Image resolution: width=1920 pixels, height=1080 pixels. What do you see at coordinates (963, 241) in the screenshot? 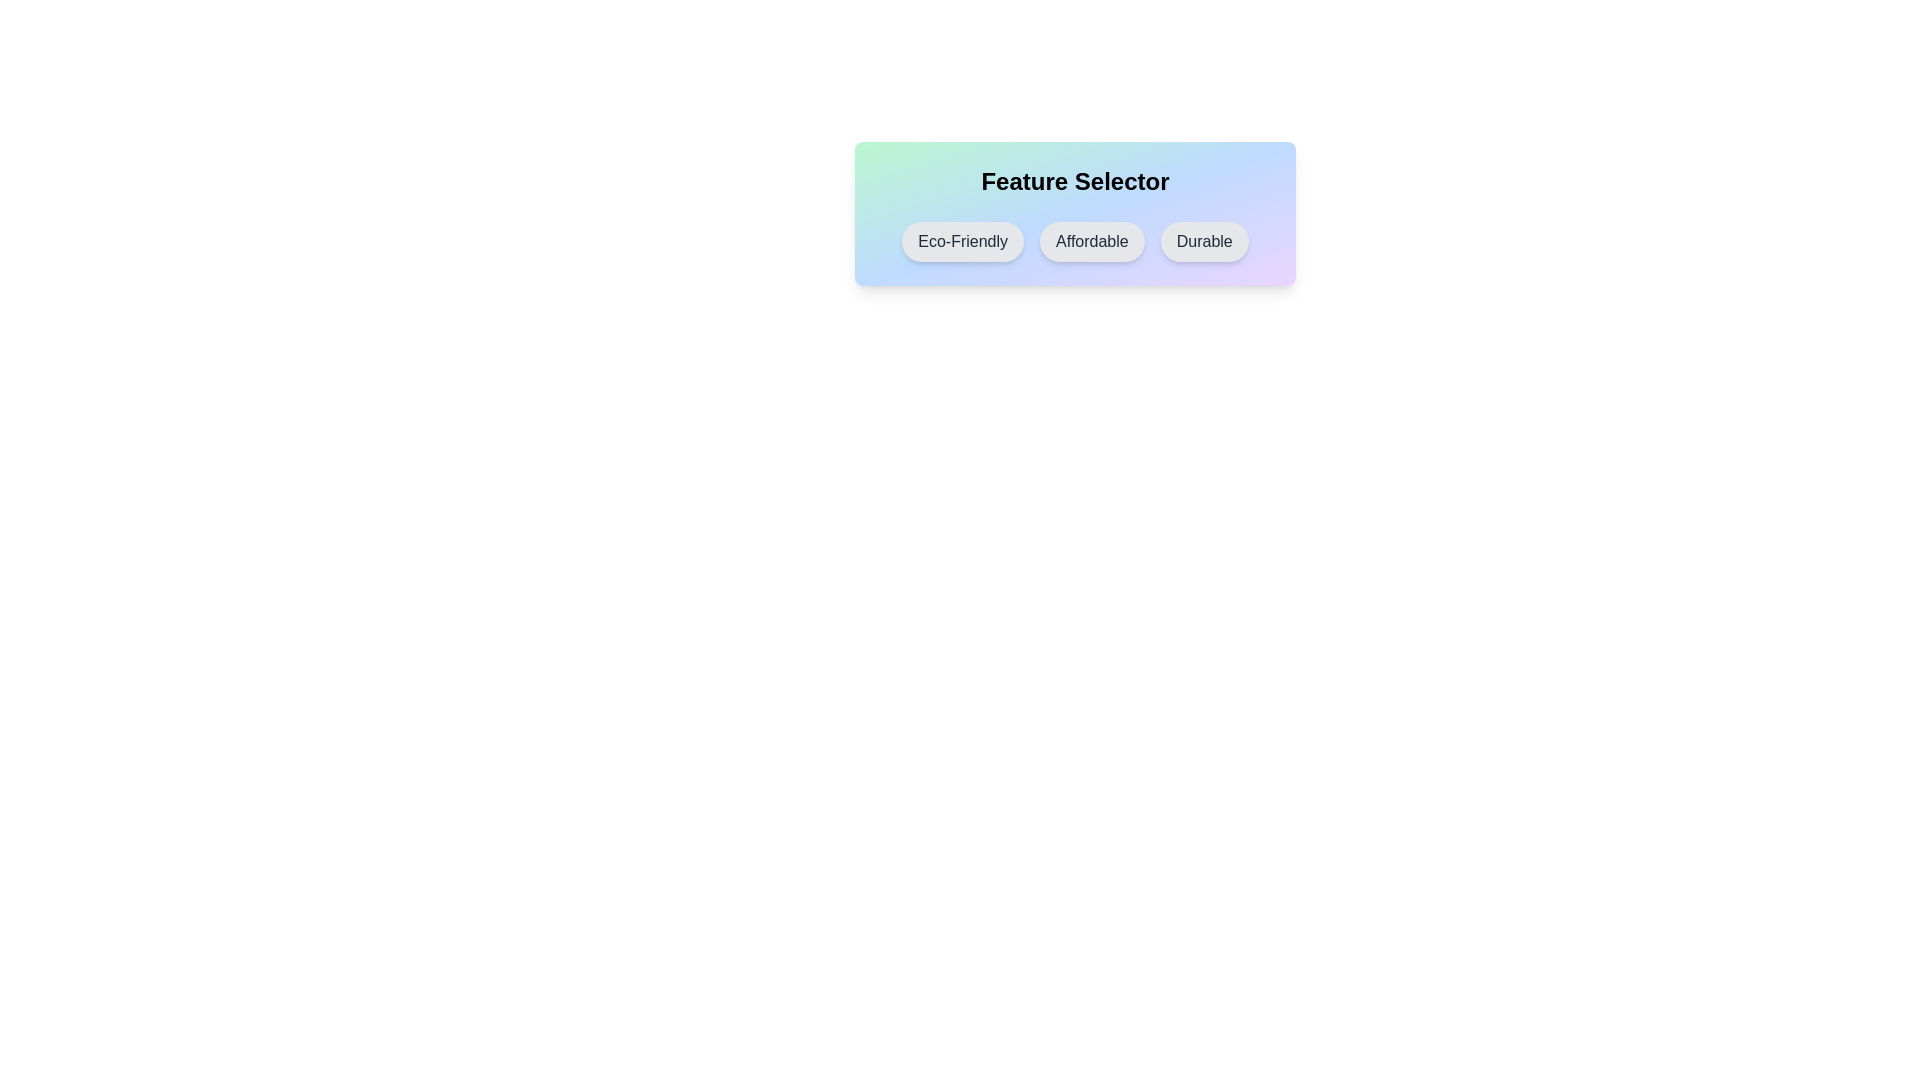
I see `the chip labeled Eco-Friendly to observe its hover effect` at bounding box center [963, 241].